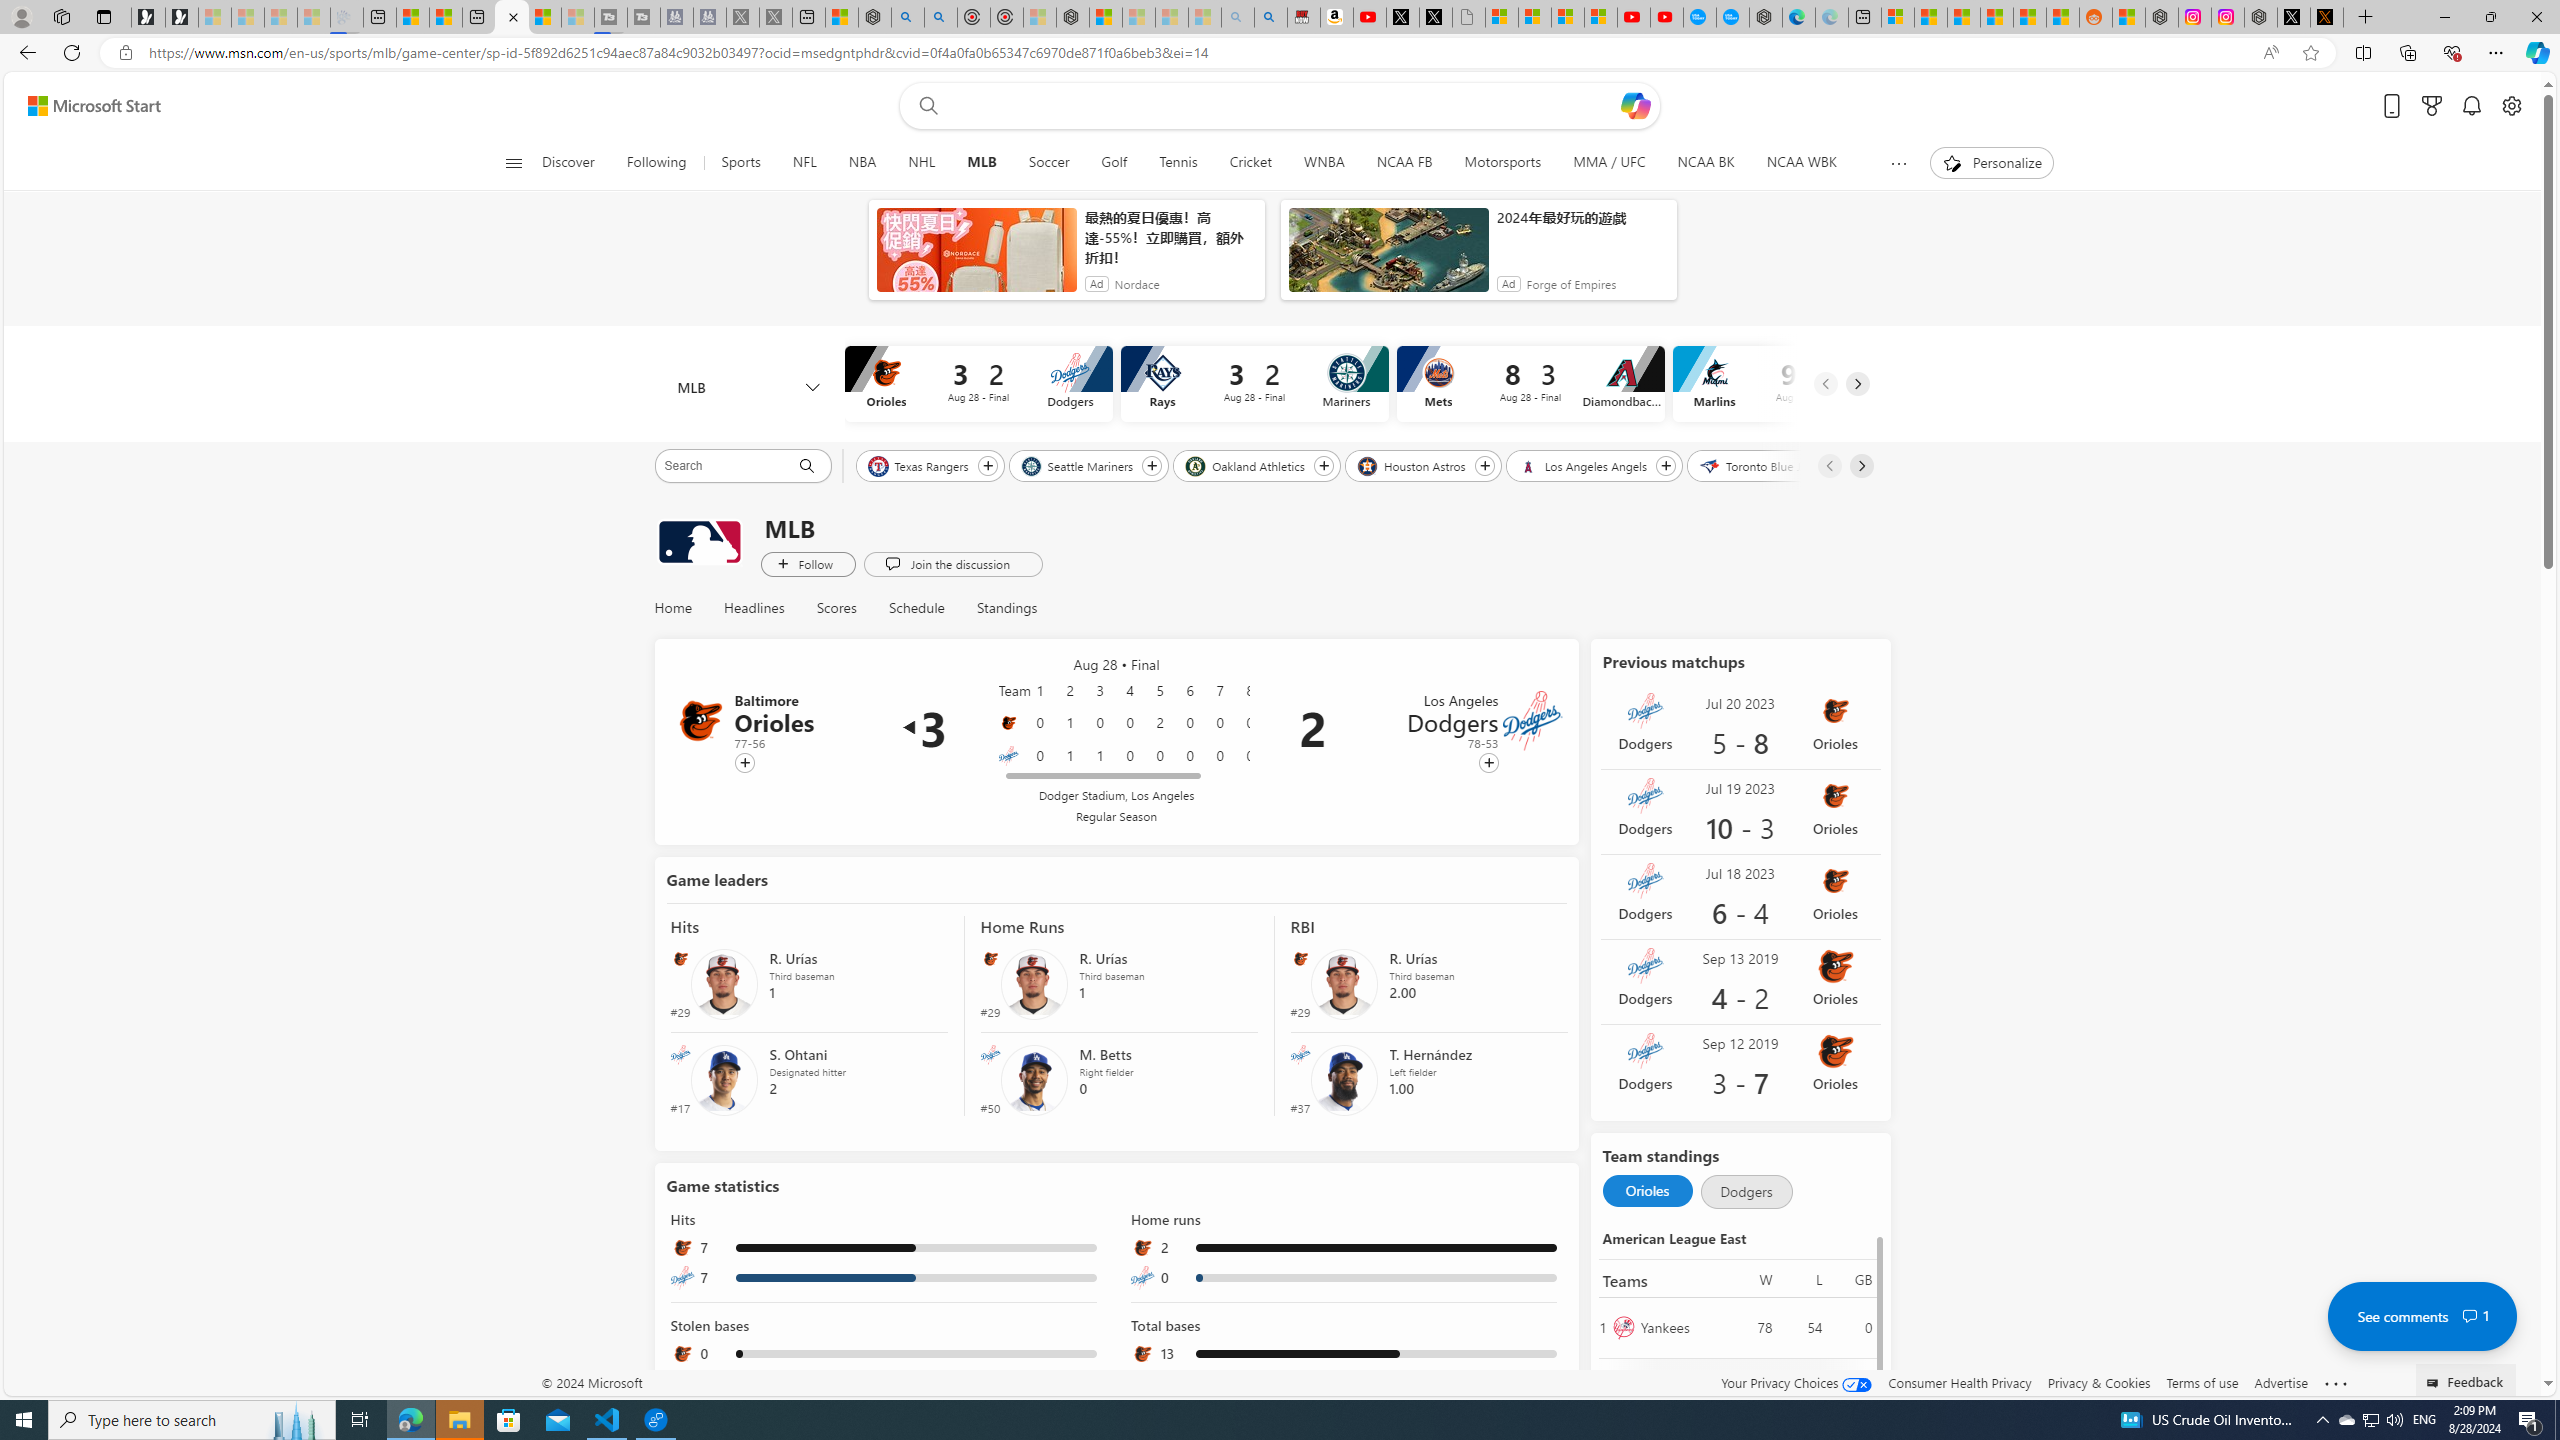 Image resolution: width=2560 pixels, height=1440 pixels. Describe the element at coordinates (701, 720) in the screenshot. I see `'Baltimore Orioles'` at that location.